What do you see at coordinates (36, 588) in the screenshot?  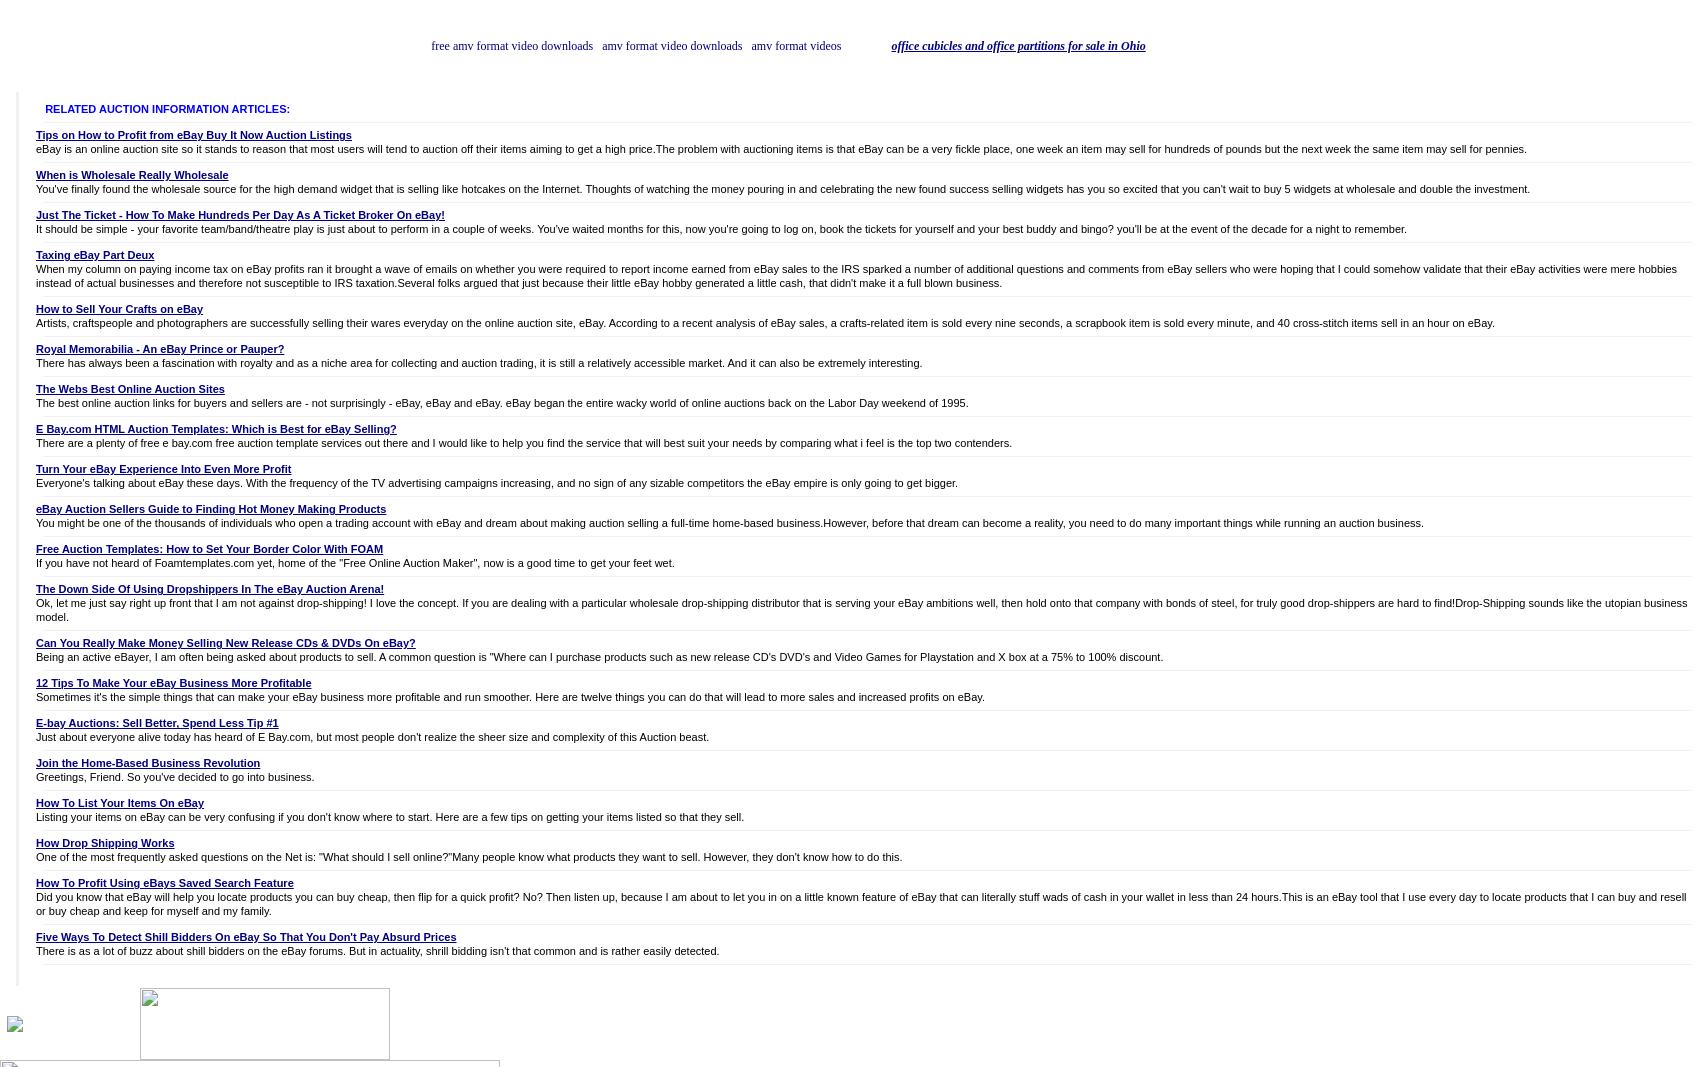 I see `'The Down Side Of Using
        Dropshippers In The eBay Auction Arena!'` at bounding box center [36, 588].